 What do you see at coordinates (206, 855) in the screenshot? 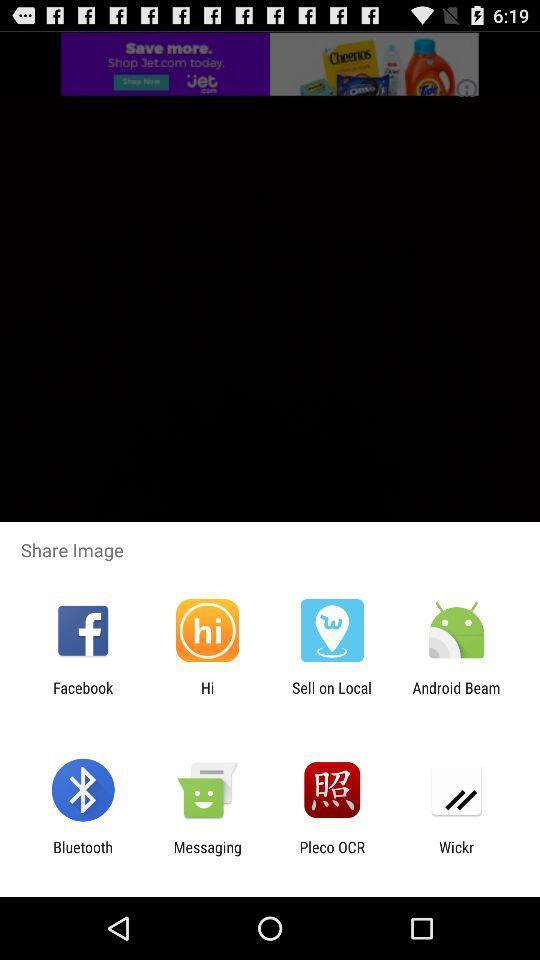
I see `the icon next to the bluetooth` at bounding box center [206, 855].